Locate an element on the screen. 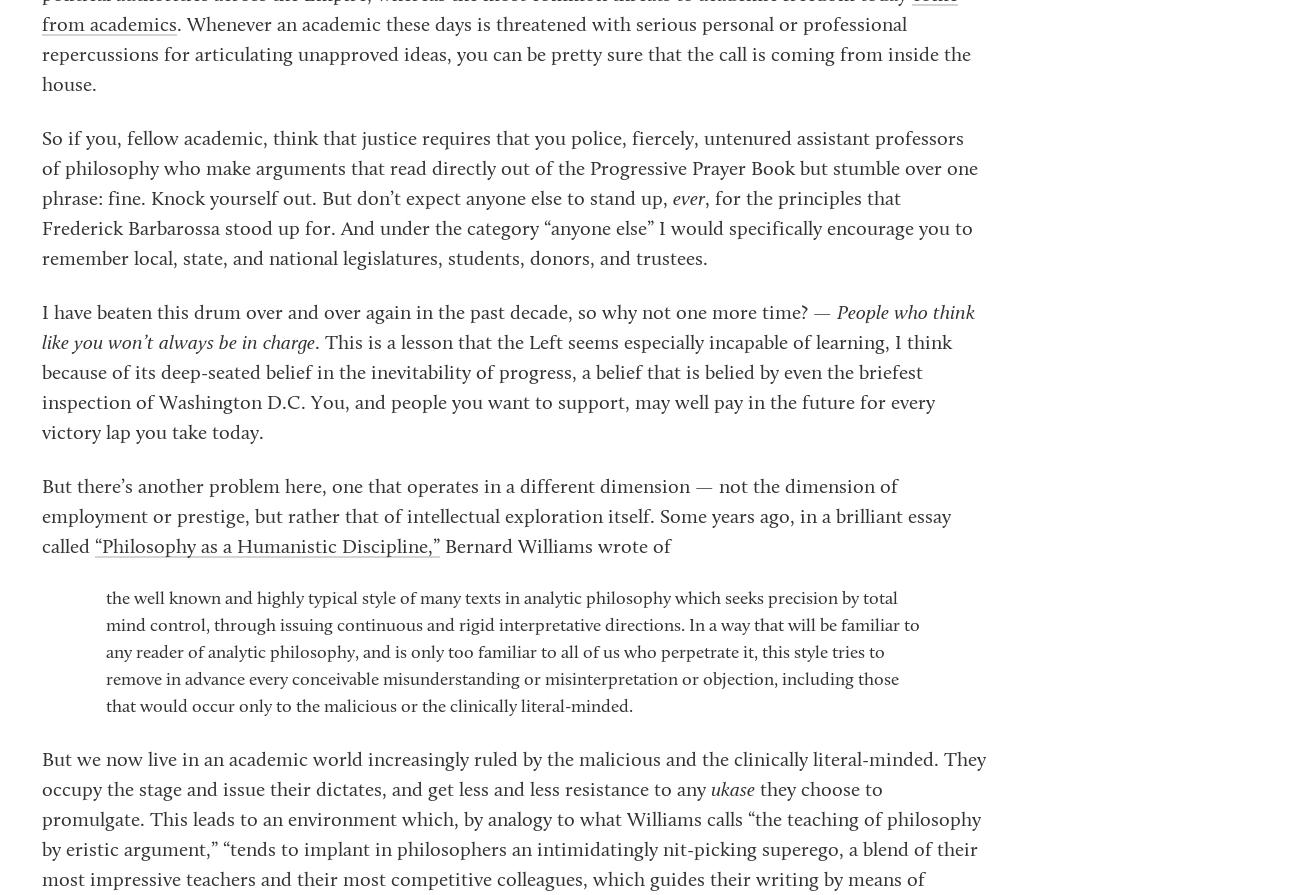 The width and height of the screenshot is (1300, 895). '. This is a lesson that the Left seems especially incapable of learning, I think because of its deep-seated belief in the inevitability of progress, a belief that is belied by even the briefest inspection of Washington D.C. You, and people you want to support, may well pay in the future for every victory lap you take today.' is located at coordinates (496, 388).